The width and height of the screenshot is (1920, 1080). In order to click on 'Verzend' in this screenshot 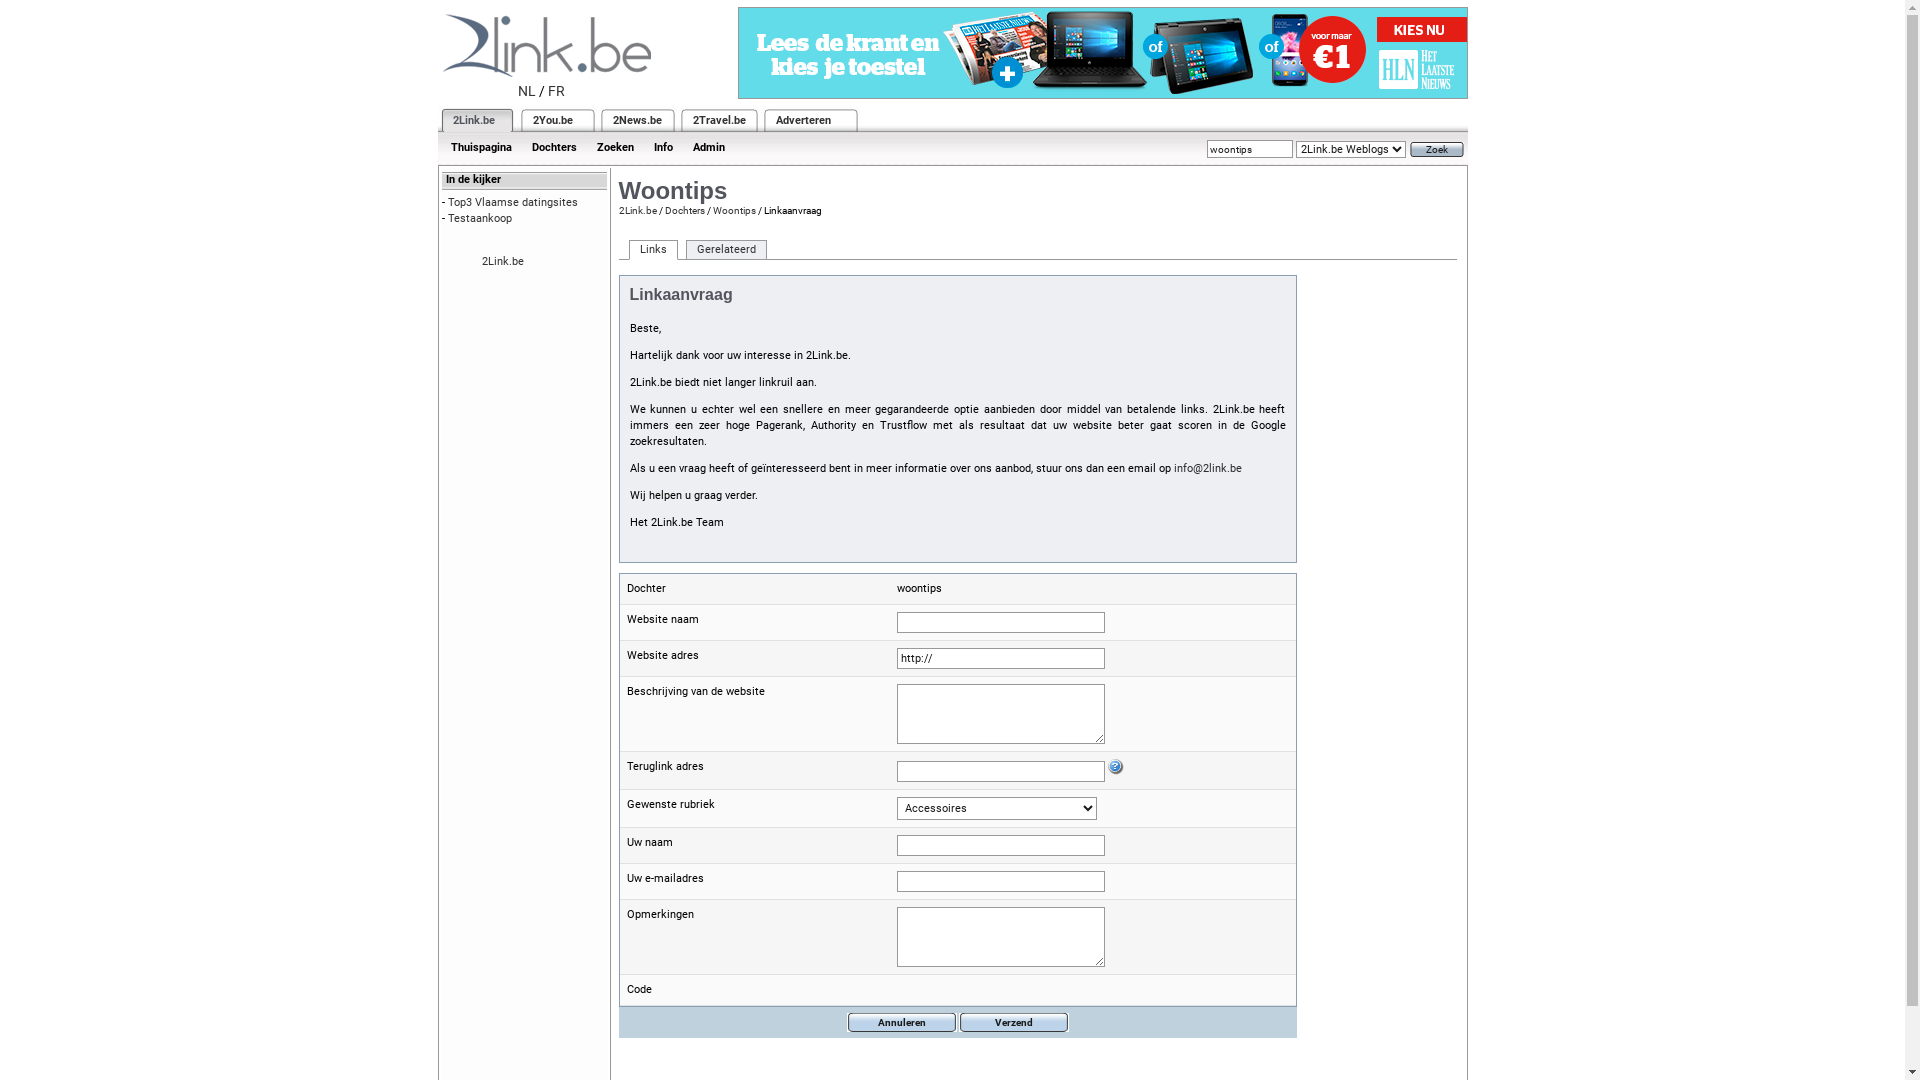, I will do `click(1012, 1022)`.